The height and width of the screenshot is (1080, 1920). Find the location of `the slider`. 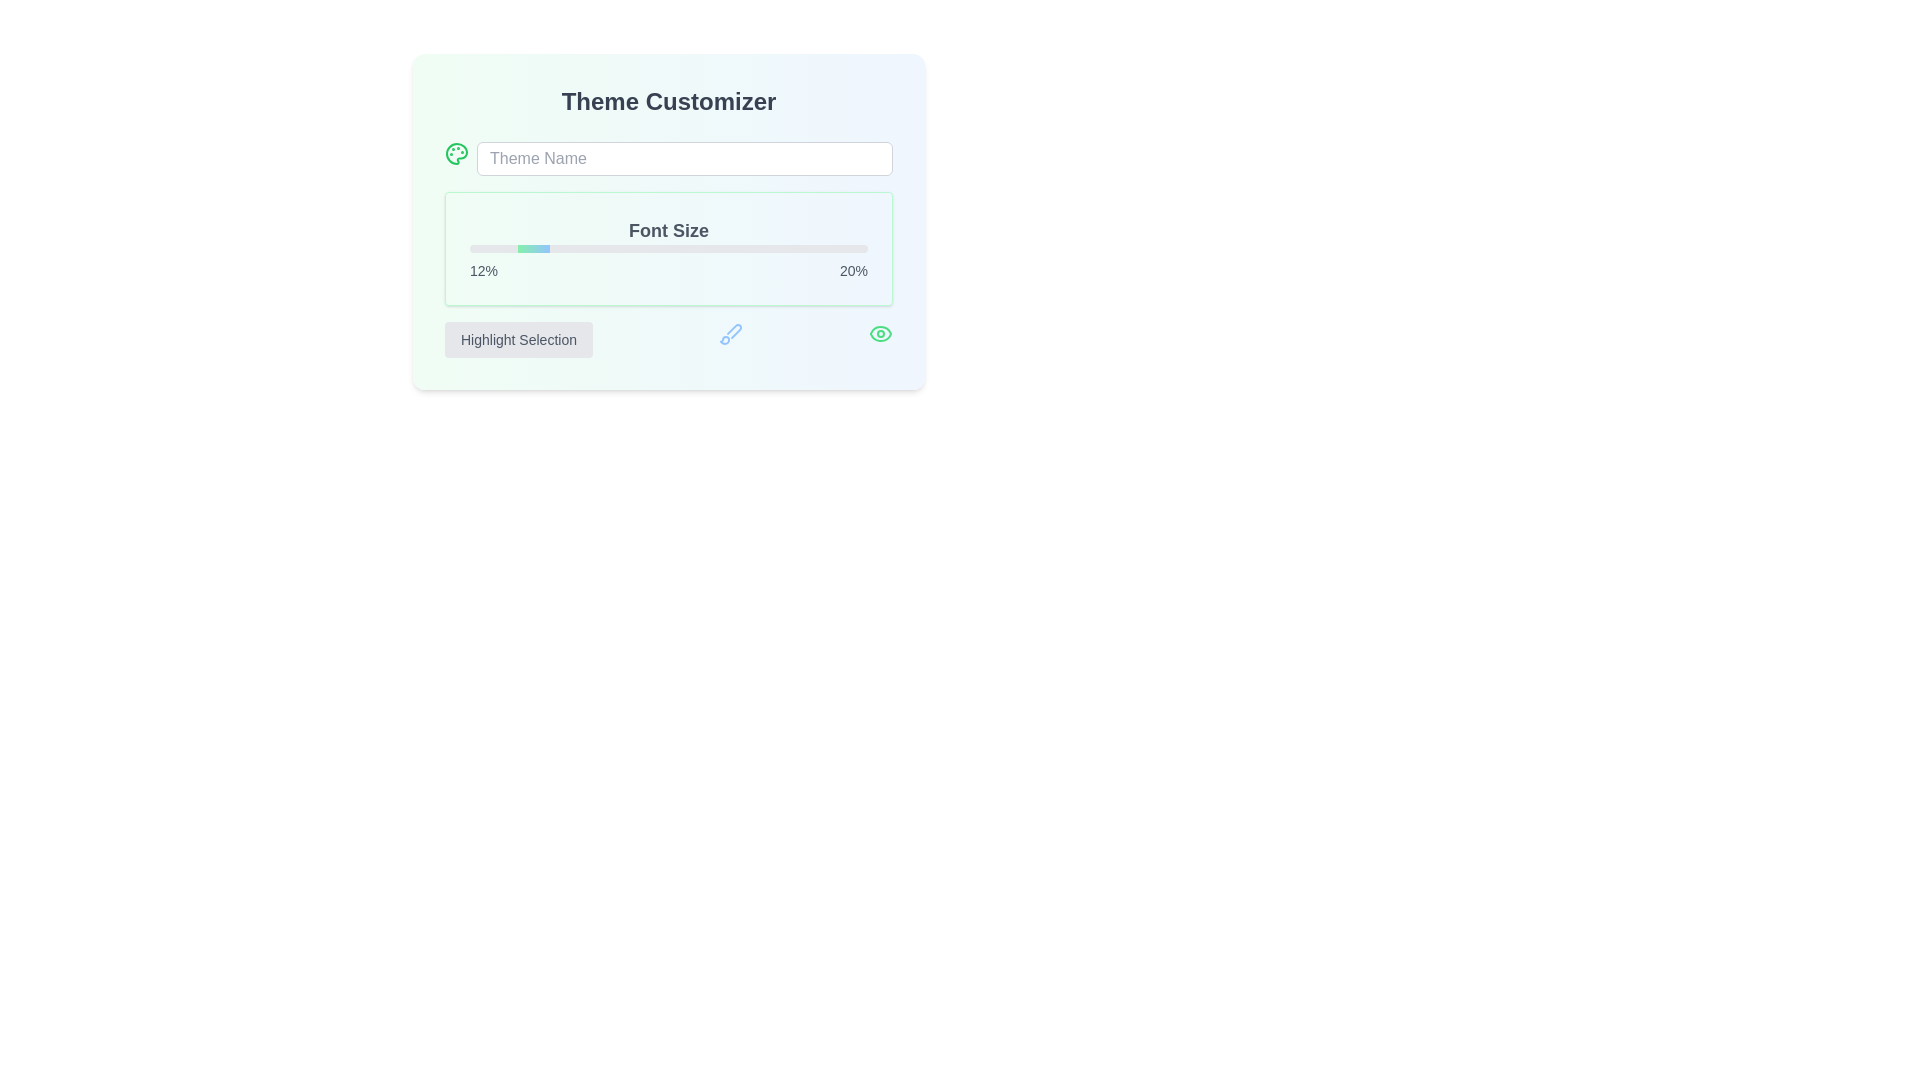

the slider is located at coordinates (513, 248).